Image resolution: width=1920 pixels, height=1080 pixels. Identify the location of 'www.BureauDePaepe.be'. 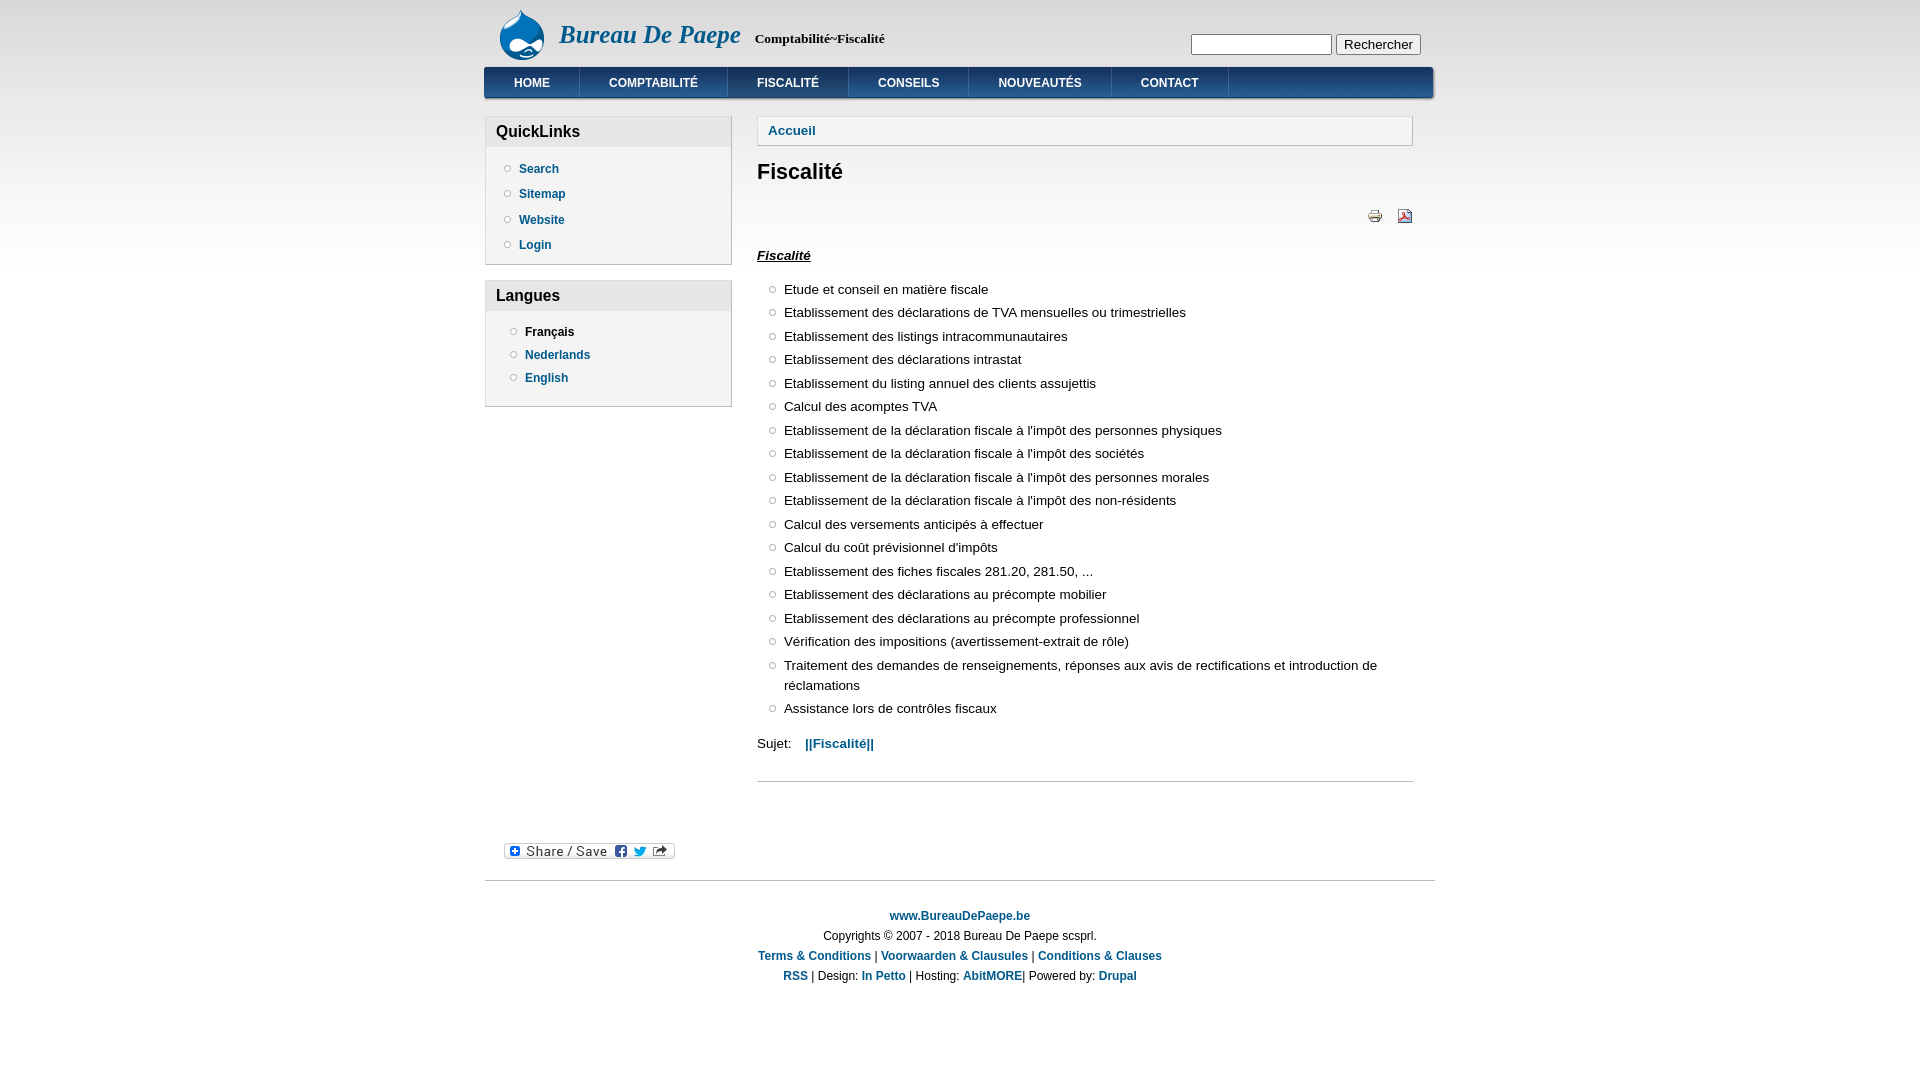
(960, 915).